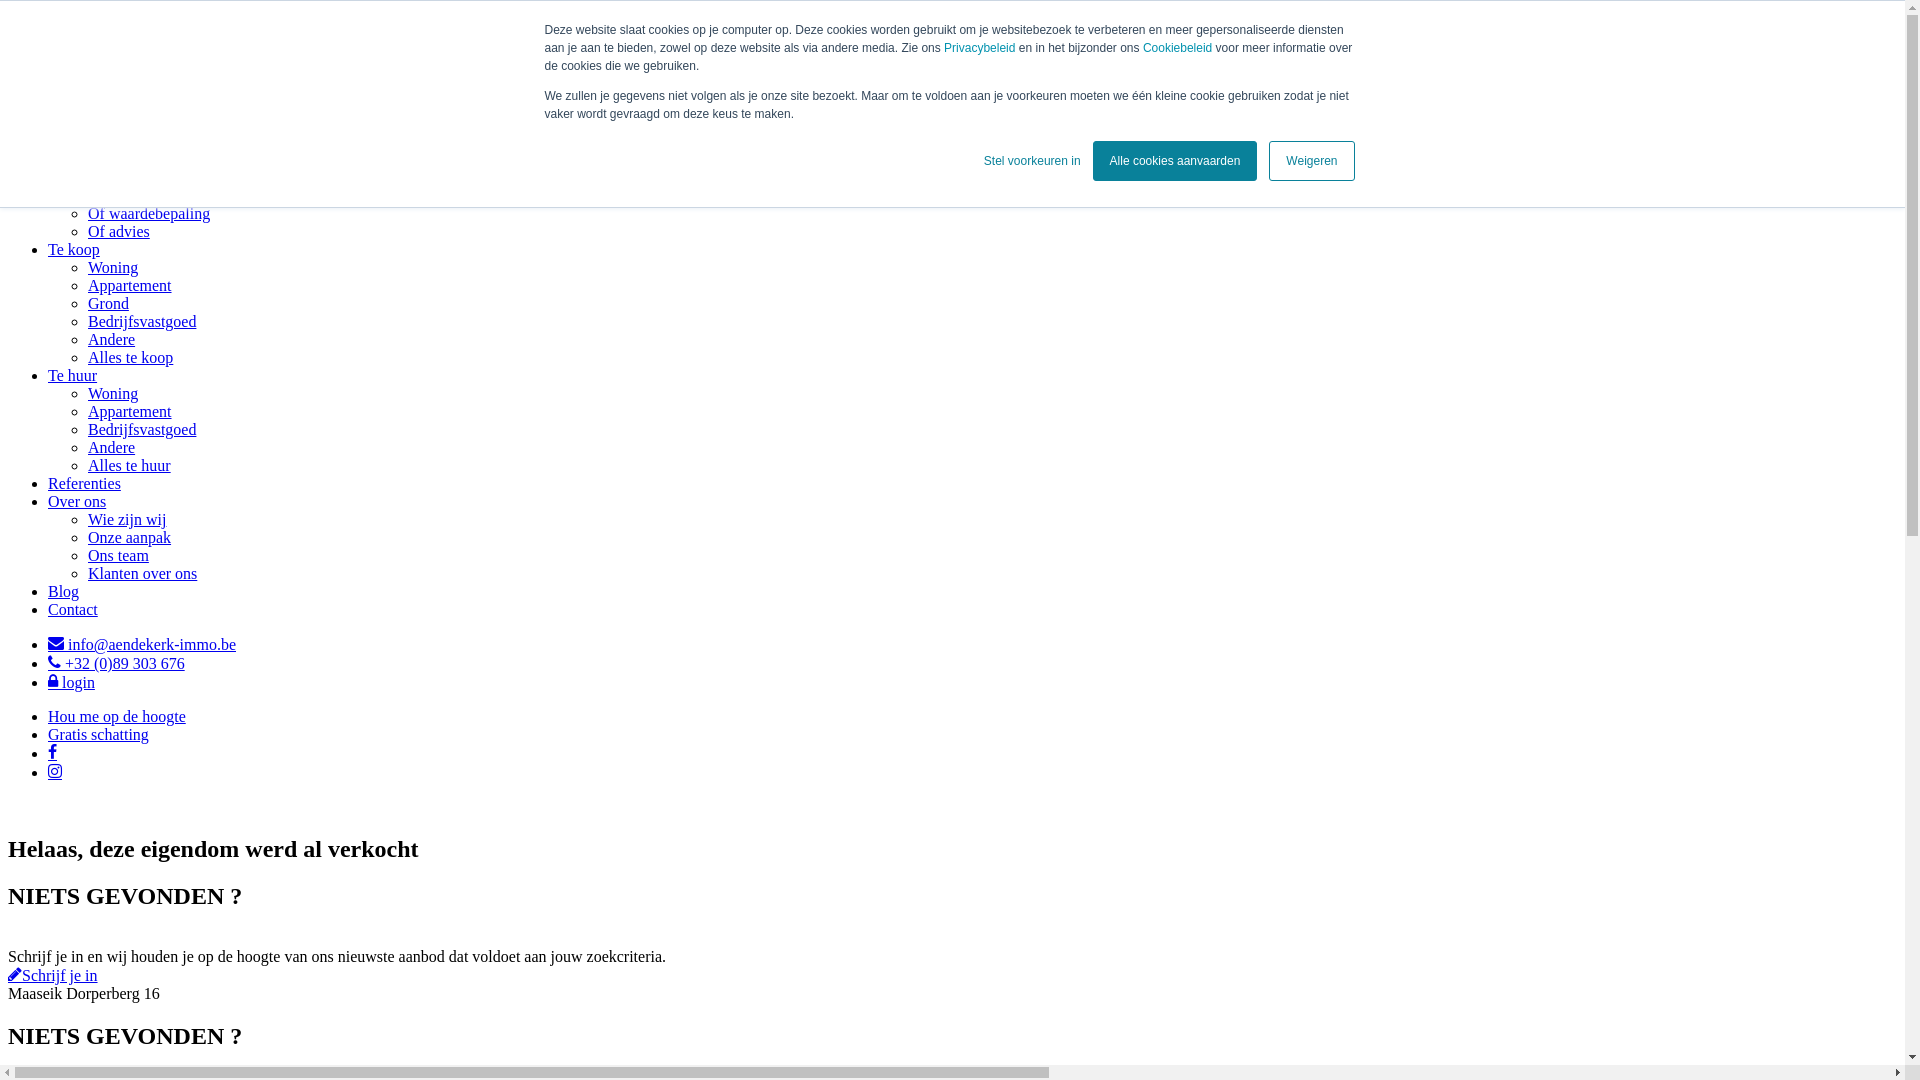 The height and width of the screenshot is (1080, 1920). Describe the element at coordinates (129, 356) in the screenshot. I see `'Alles te koop'` at that location.